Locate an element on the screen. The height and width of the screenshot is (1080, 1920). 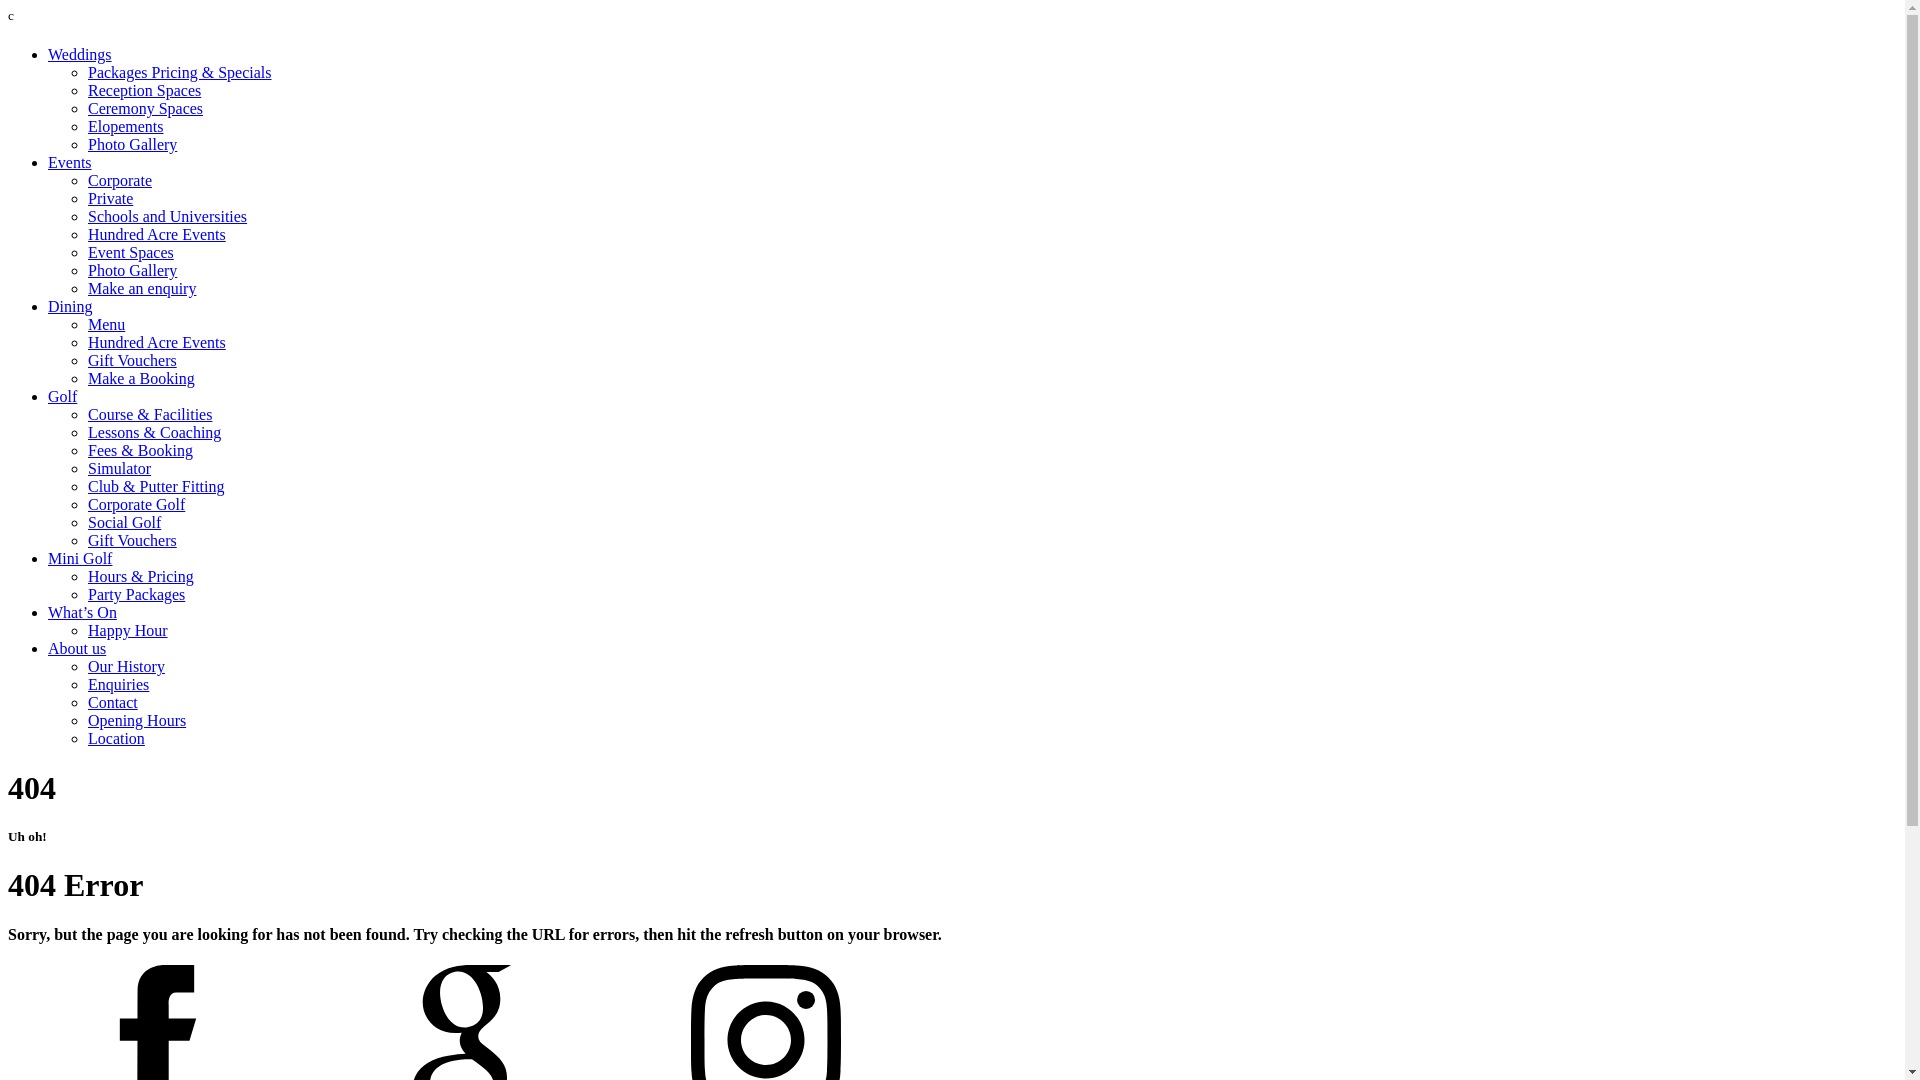
'Club & Putter Fitting' is located at coordinates (155, 486).